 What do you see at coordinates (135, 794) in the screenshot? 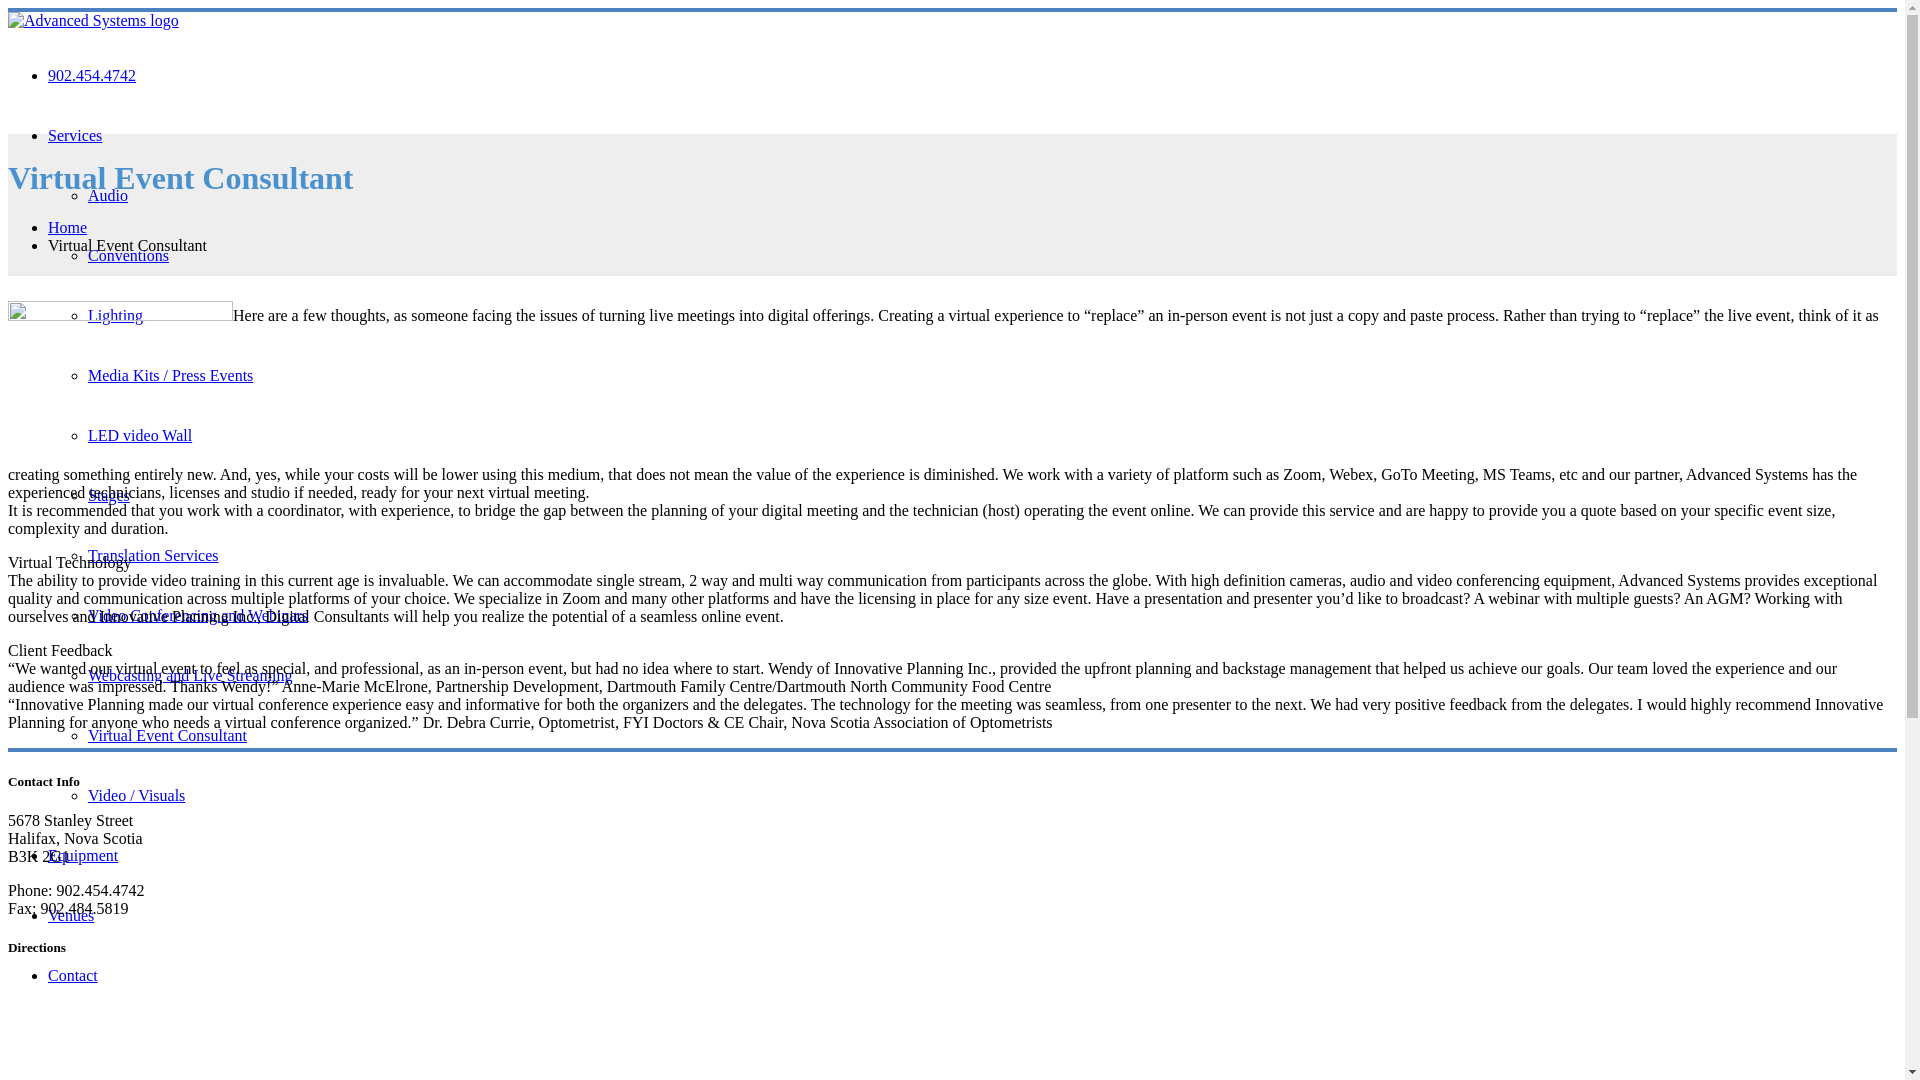
I see `'Video / Visuals'` at bounding box center [135, 794].